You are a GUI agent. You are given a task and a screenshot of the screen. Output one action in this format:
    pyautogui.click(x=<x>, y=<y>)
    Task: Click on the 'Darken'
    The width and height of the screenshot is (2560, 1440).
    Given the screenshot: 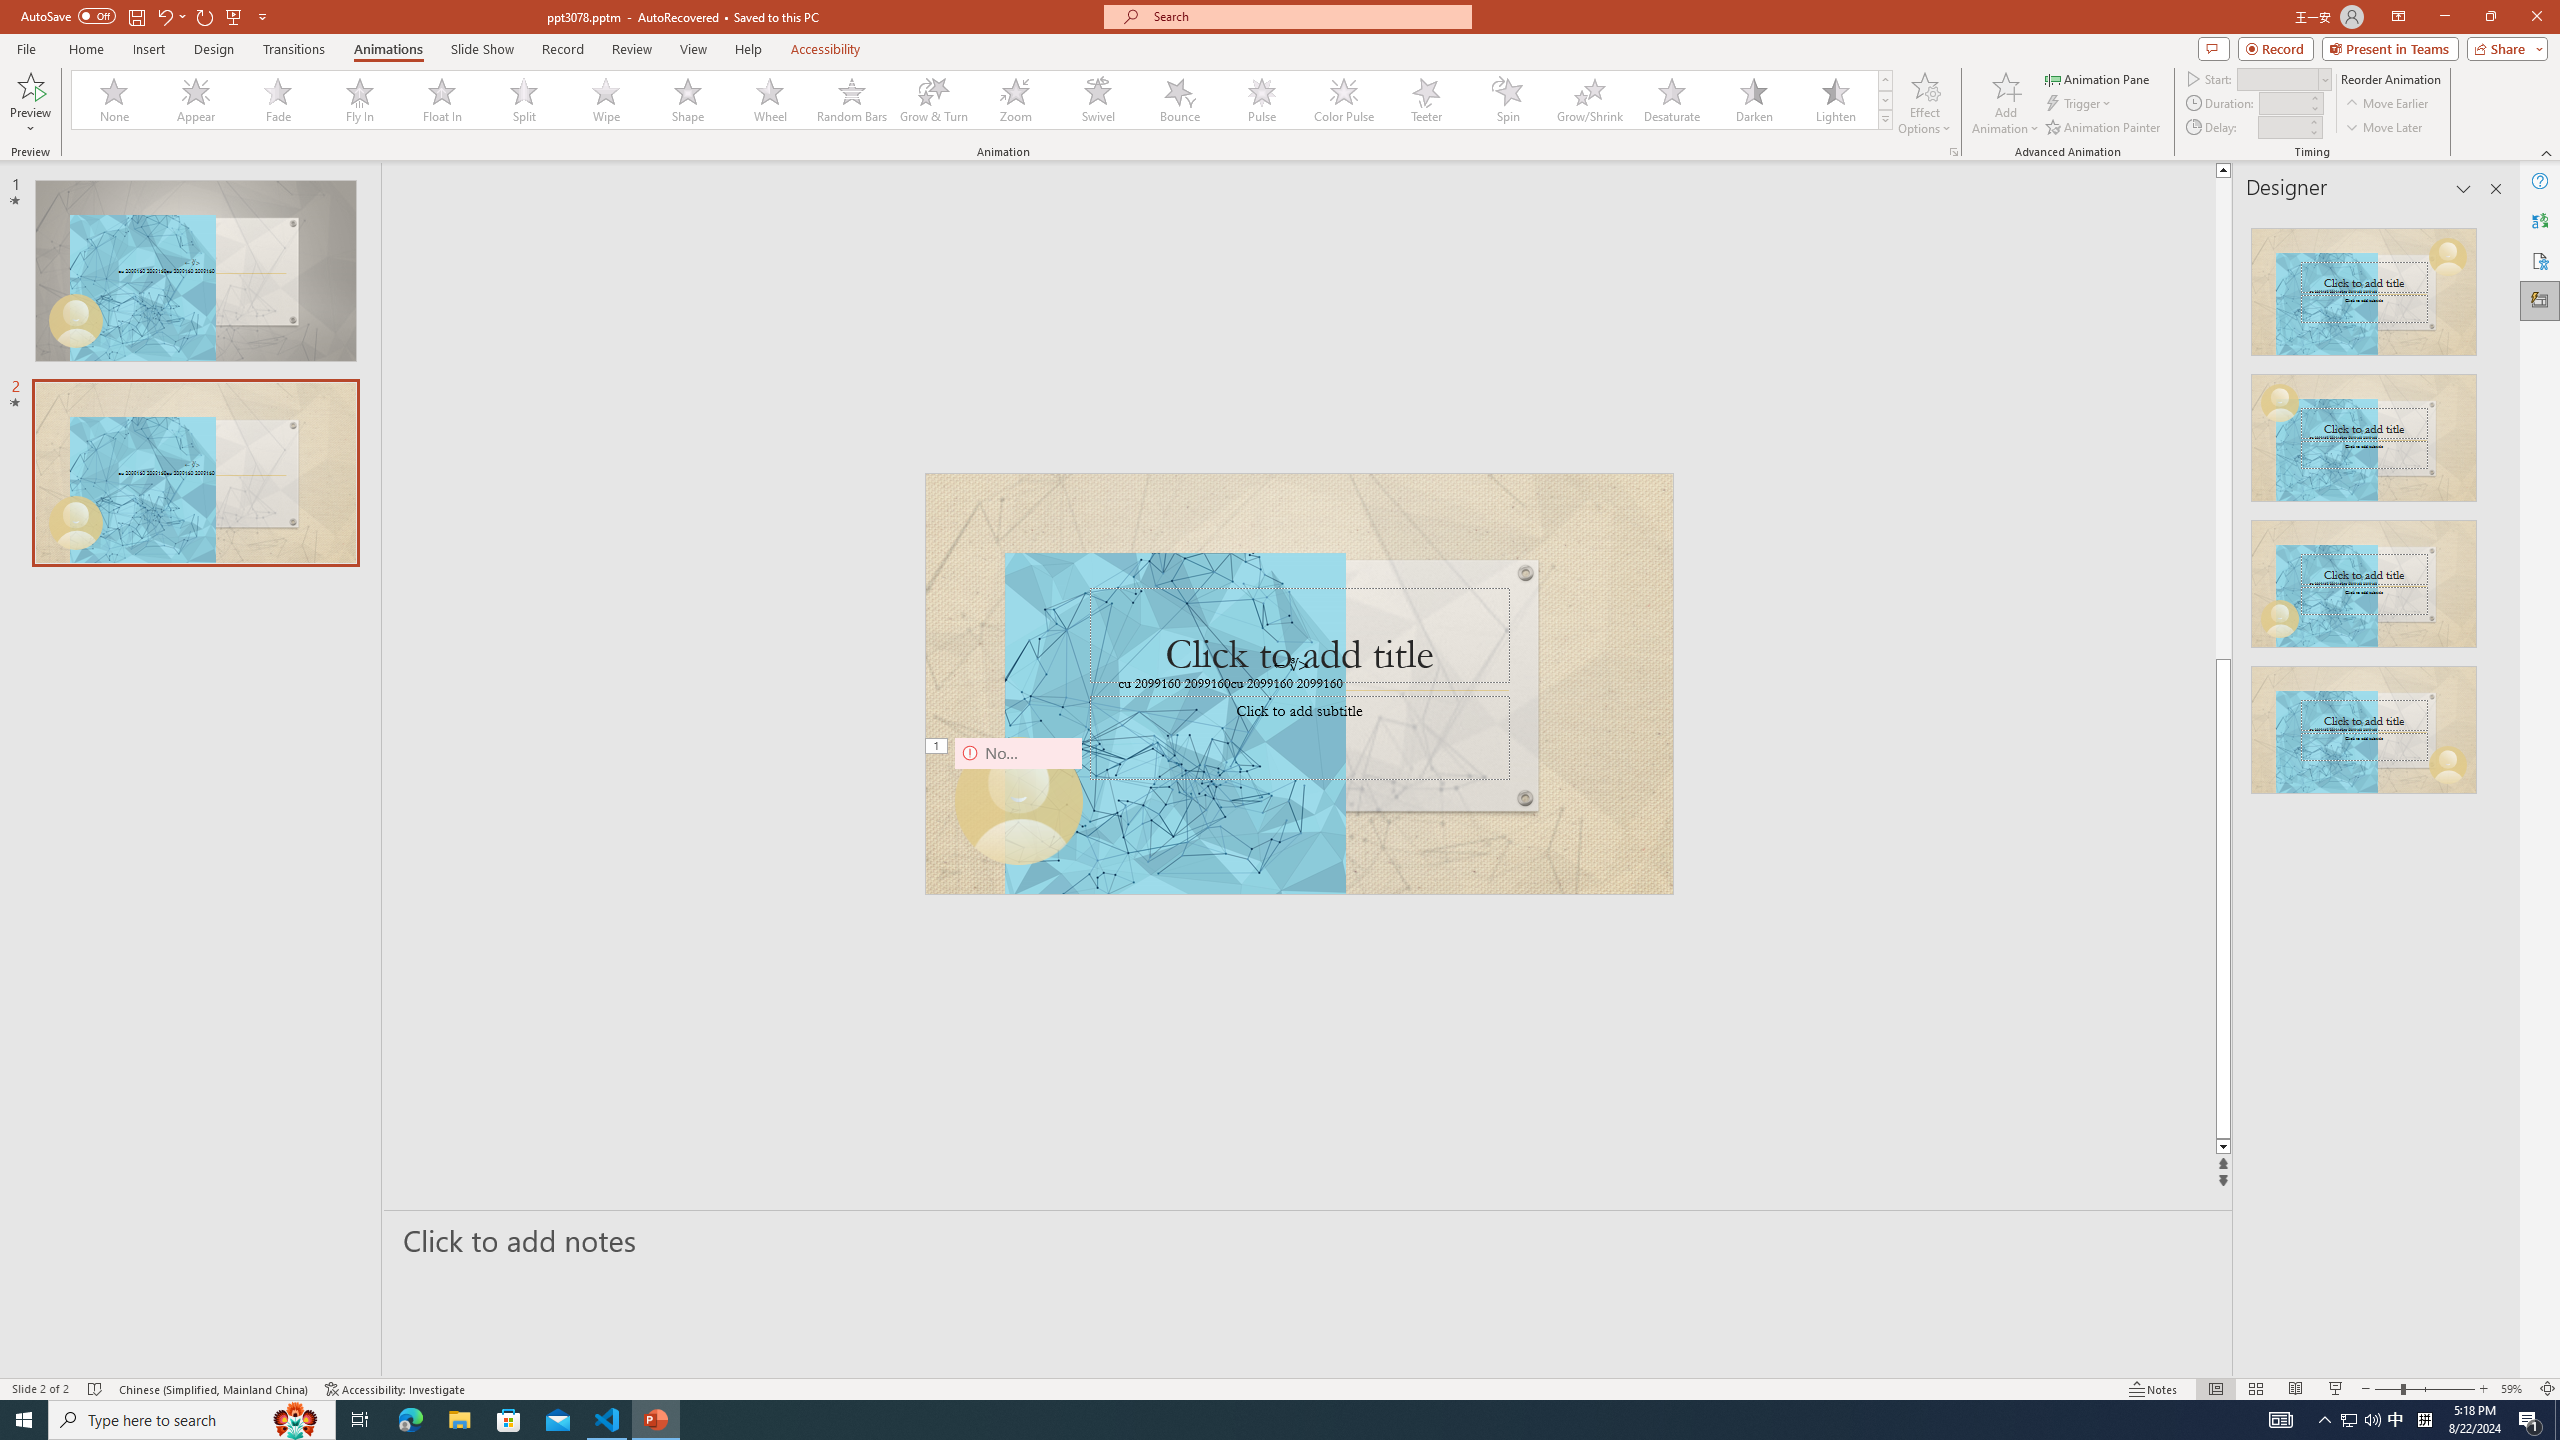 What is the action you would take?
    pyautogui.click(x=1752, y=99)
    